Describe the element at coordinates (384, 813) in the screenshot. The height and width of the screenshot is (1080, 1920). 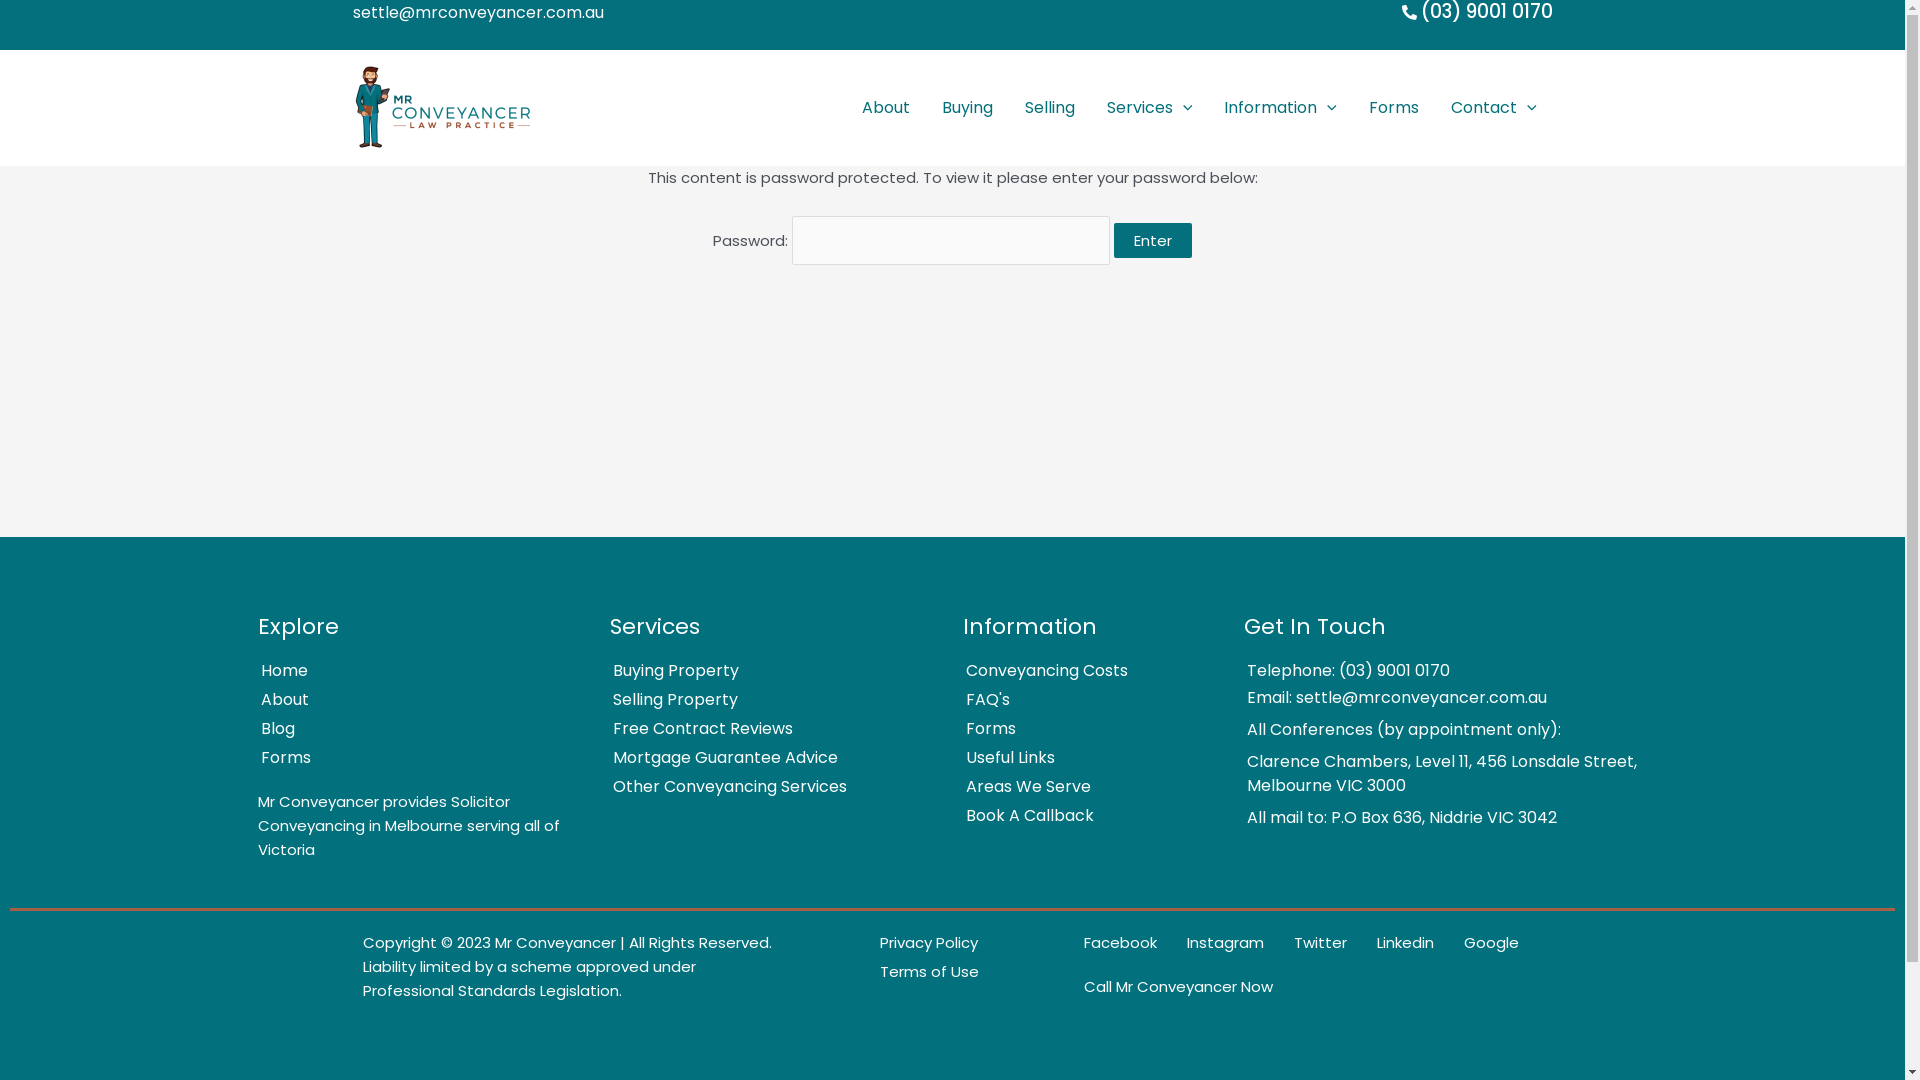
I see `'Solicitor Conveyancing in Melbourne'` at that location.